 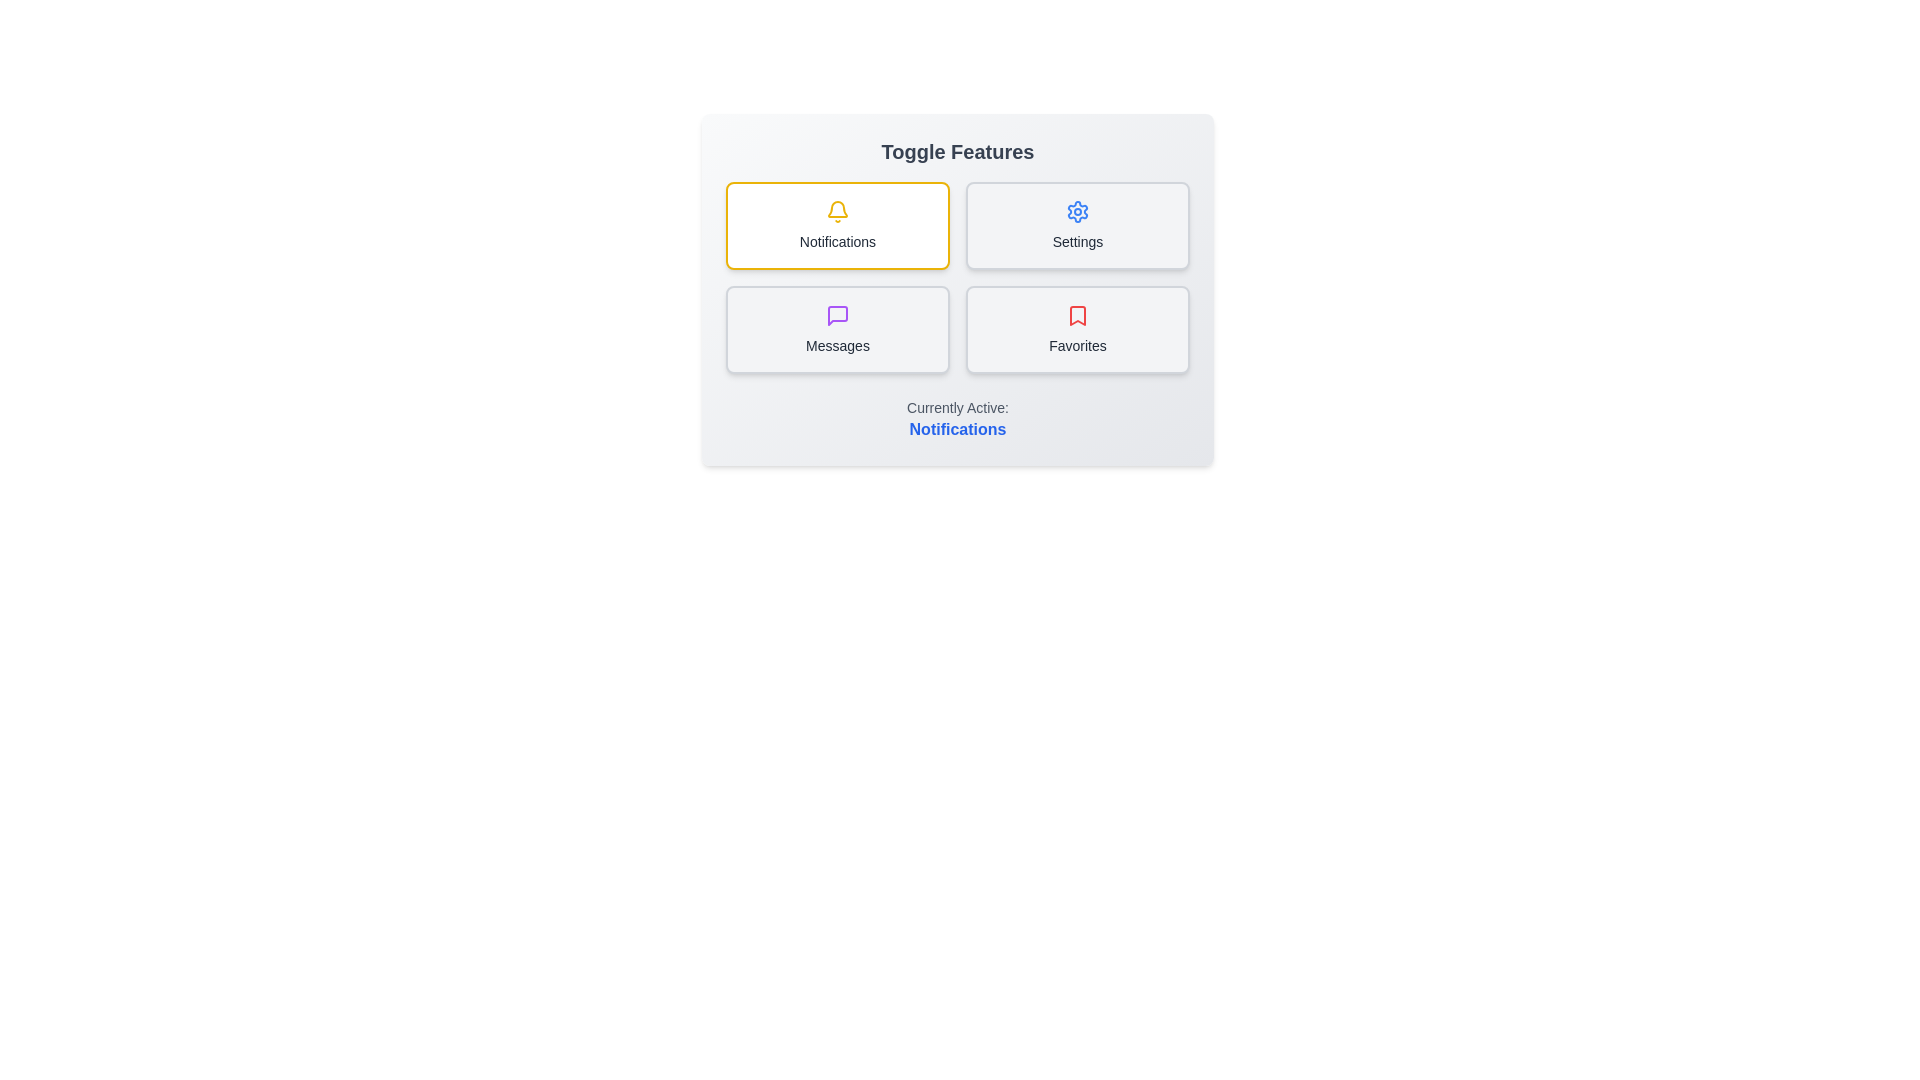 What do you see at coordinates (1077, 329) in the screenshot?
I see `the toggle option Favorites by clicking on its corresponding button` at bounding box center [1077, 329].